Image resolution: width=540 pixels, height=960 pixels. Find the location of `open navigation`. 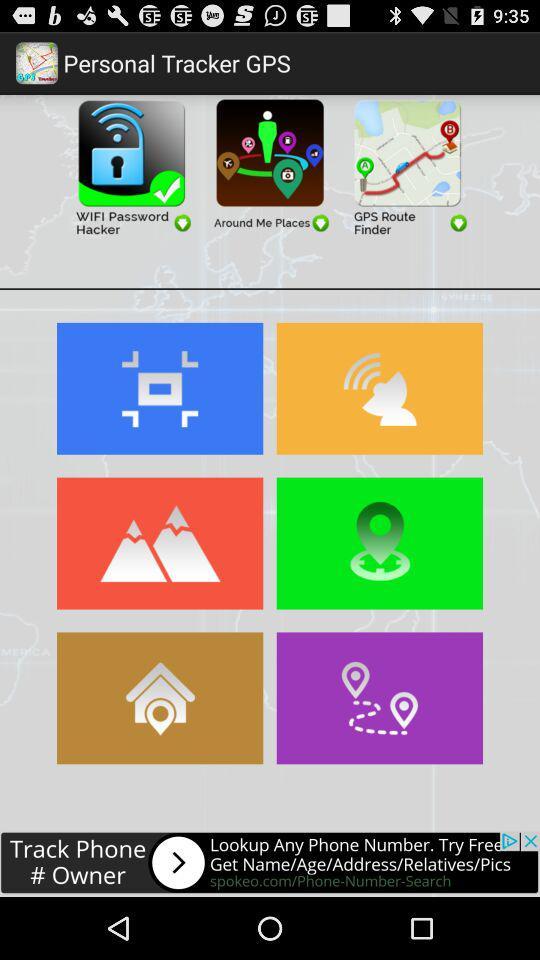

open navigation is located at coordinates (379, 698).